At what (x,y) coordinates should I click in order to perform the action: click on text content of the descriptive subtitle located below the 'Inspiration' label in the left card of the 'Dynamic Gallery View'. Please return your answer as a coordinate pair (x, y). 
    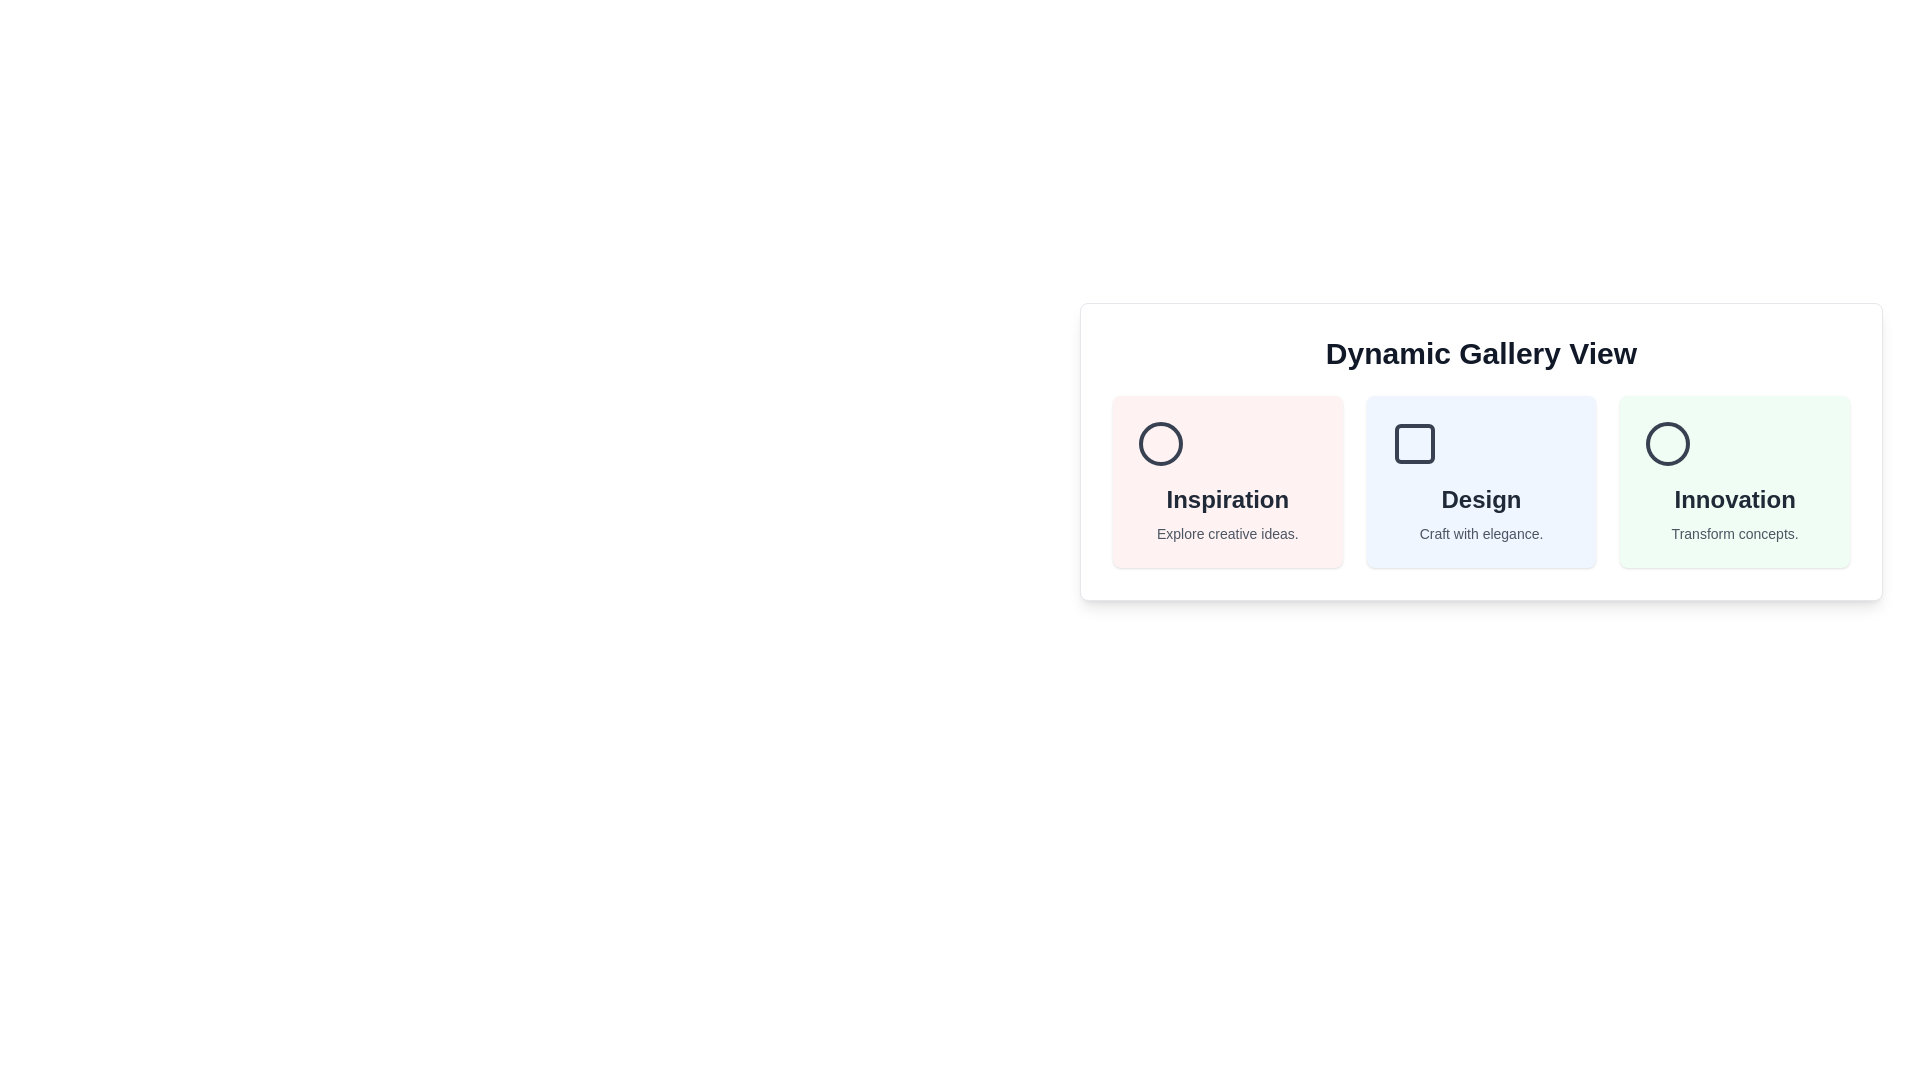
    Looking at the image, I should click on (1226, 532).